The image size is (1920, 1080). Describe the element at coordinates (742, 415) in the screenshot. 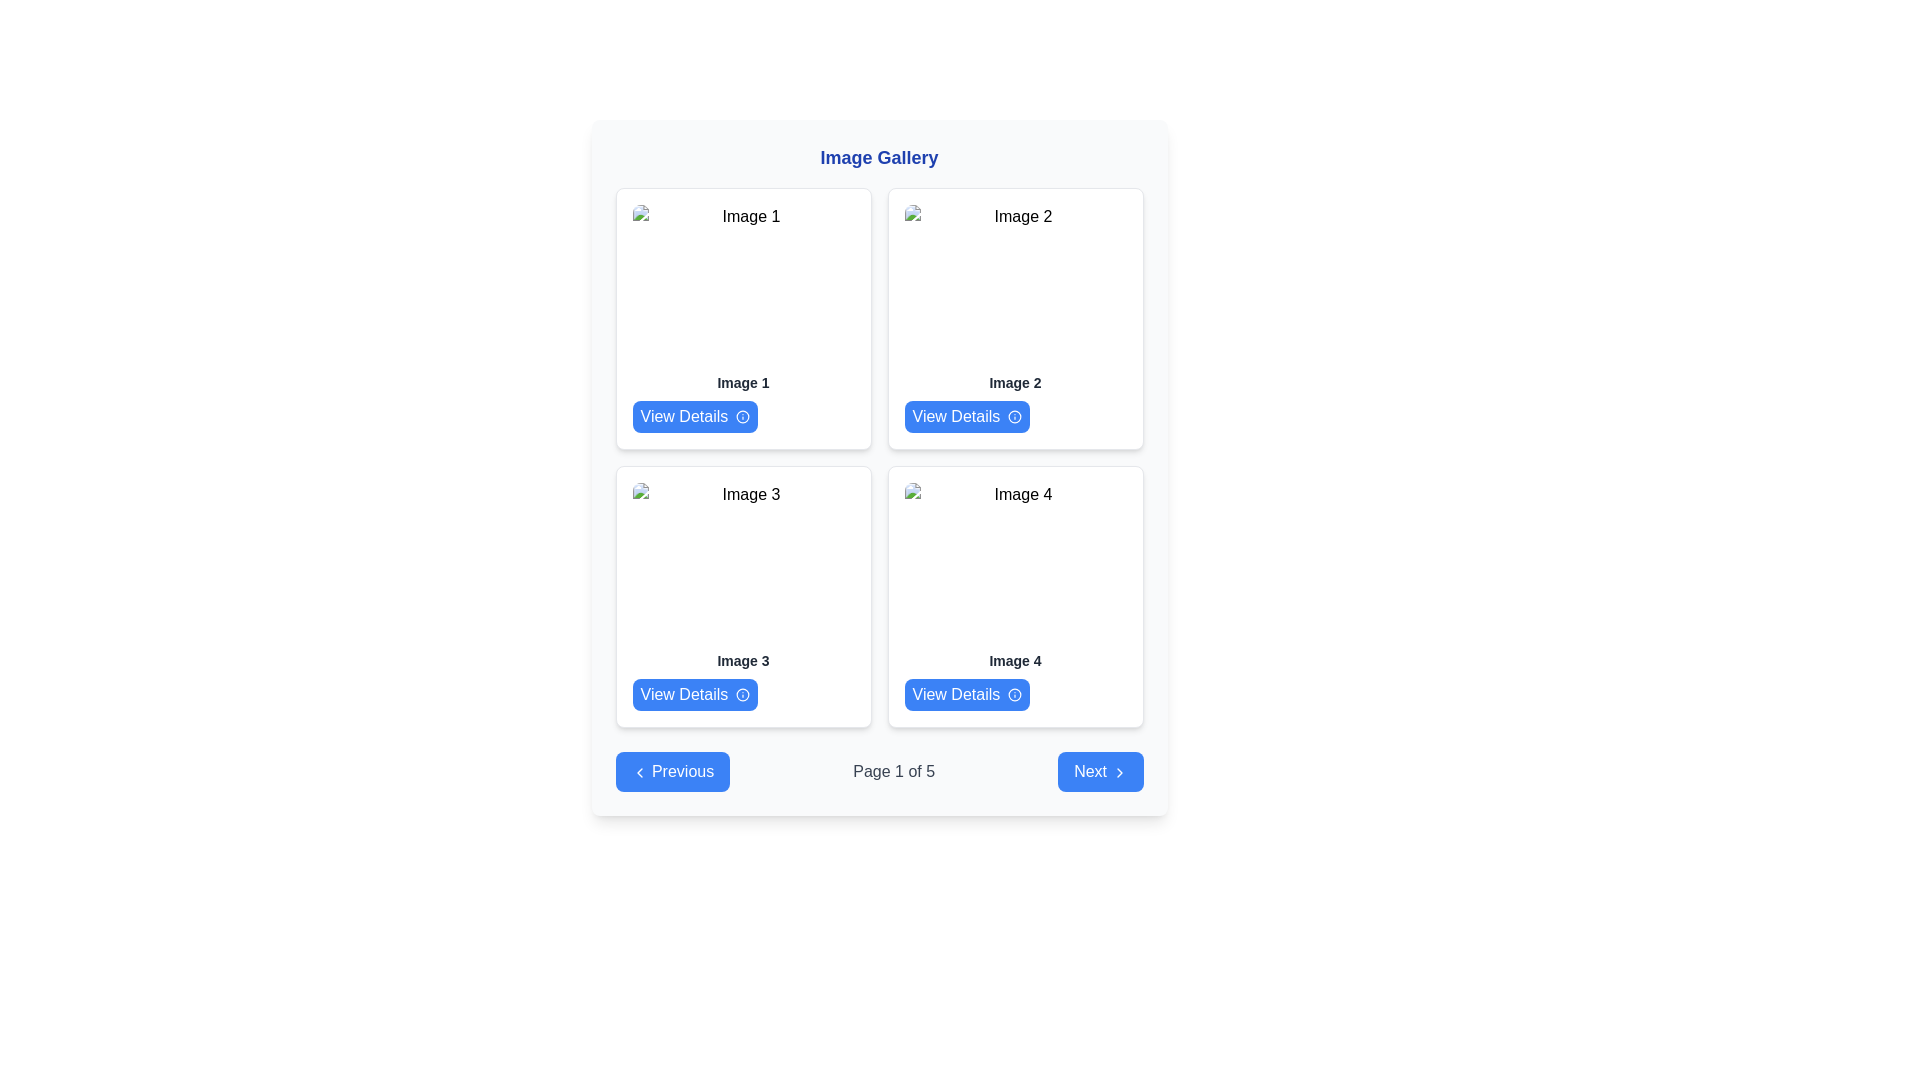

I see `the decorative circle within the 'View Details' button in the first image card of the 2x2 grid of images` at that location.